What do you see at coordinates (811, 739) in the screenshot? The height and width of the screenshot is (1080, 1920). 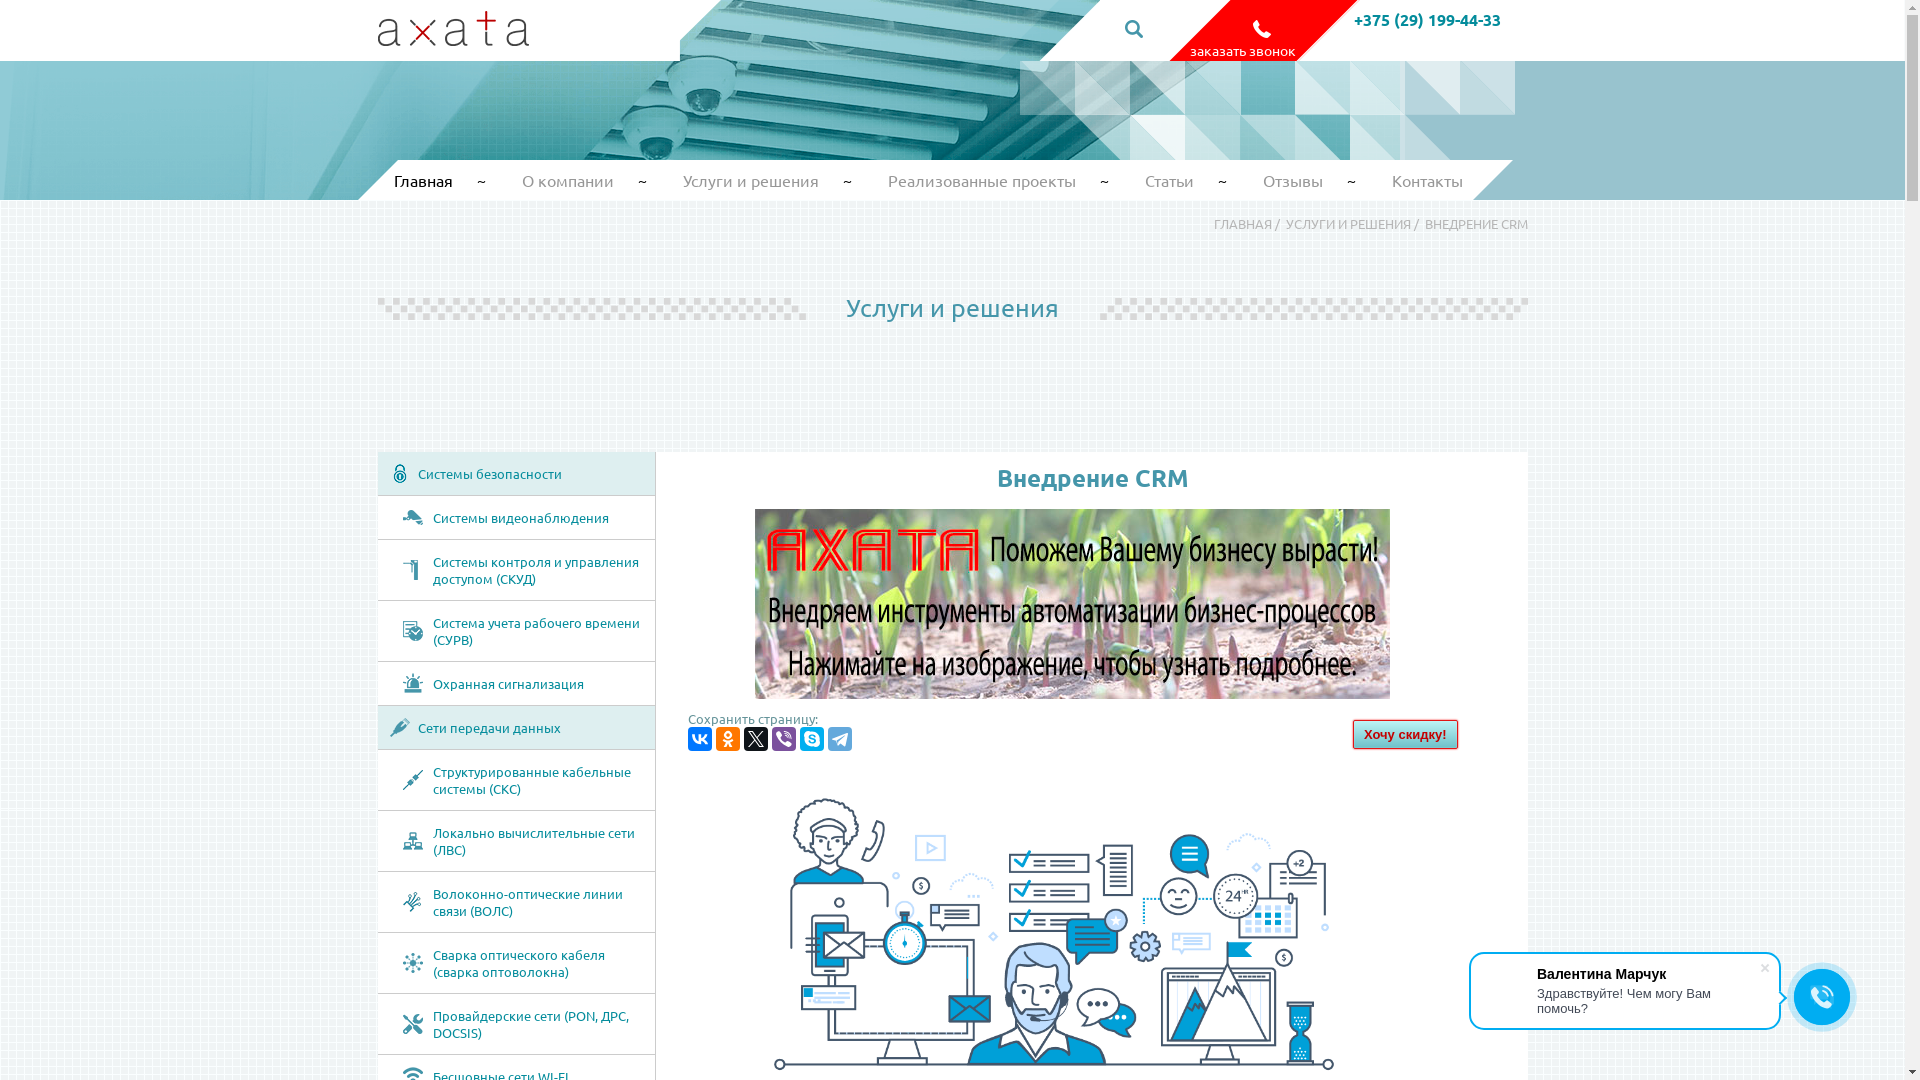 I see `'Skype'` at bounding box center [811, 739].